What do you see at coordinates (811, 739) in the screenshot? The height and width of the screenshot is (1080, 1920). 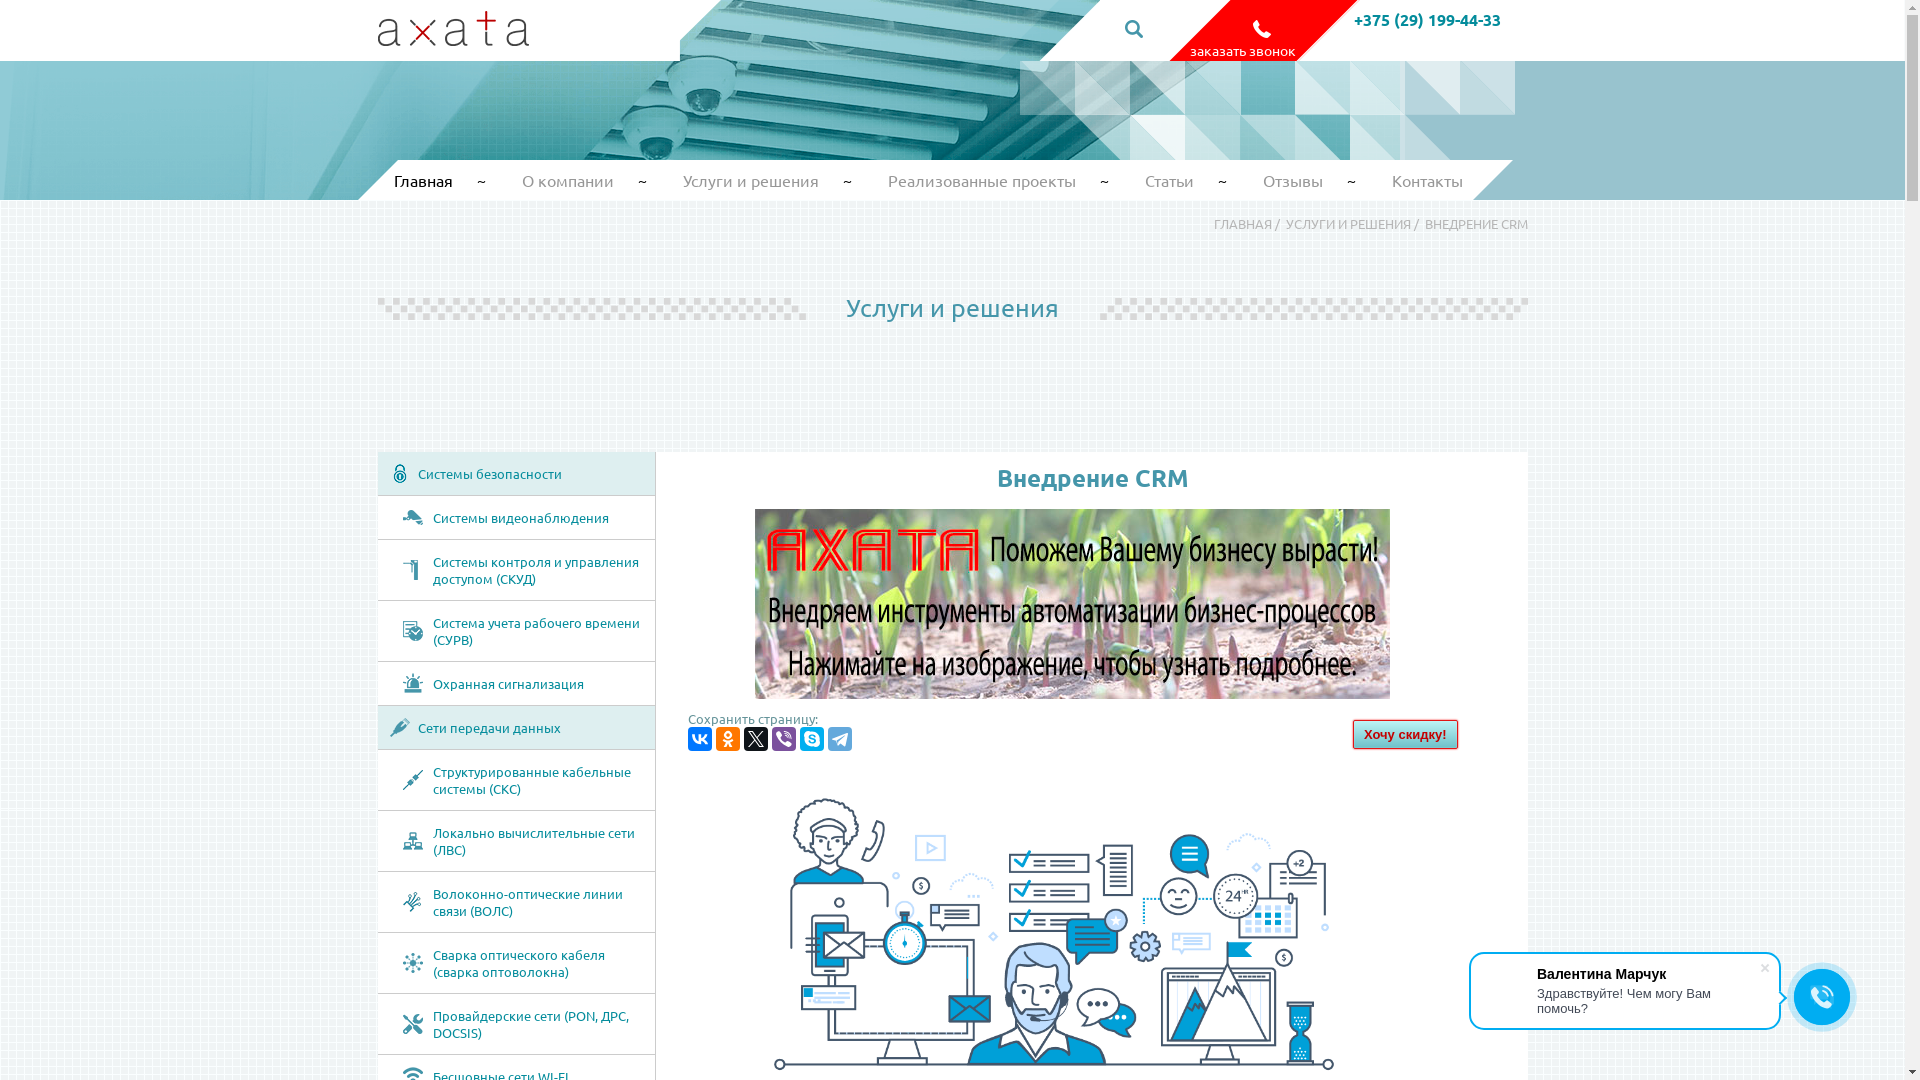 I see `'Skype'` at bounding box center [811, 739].